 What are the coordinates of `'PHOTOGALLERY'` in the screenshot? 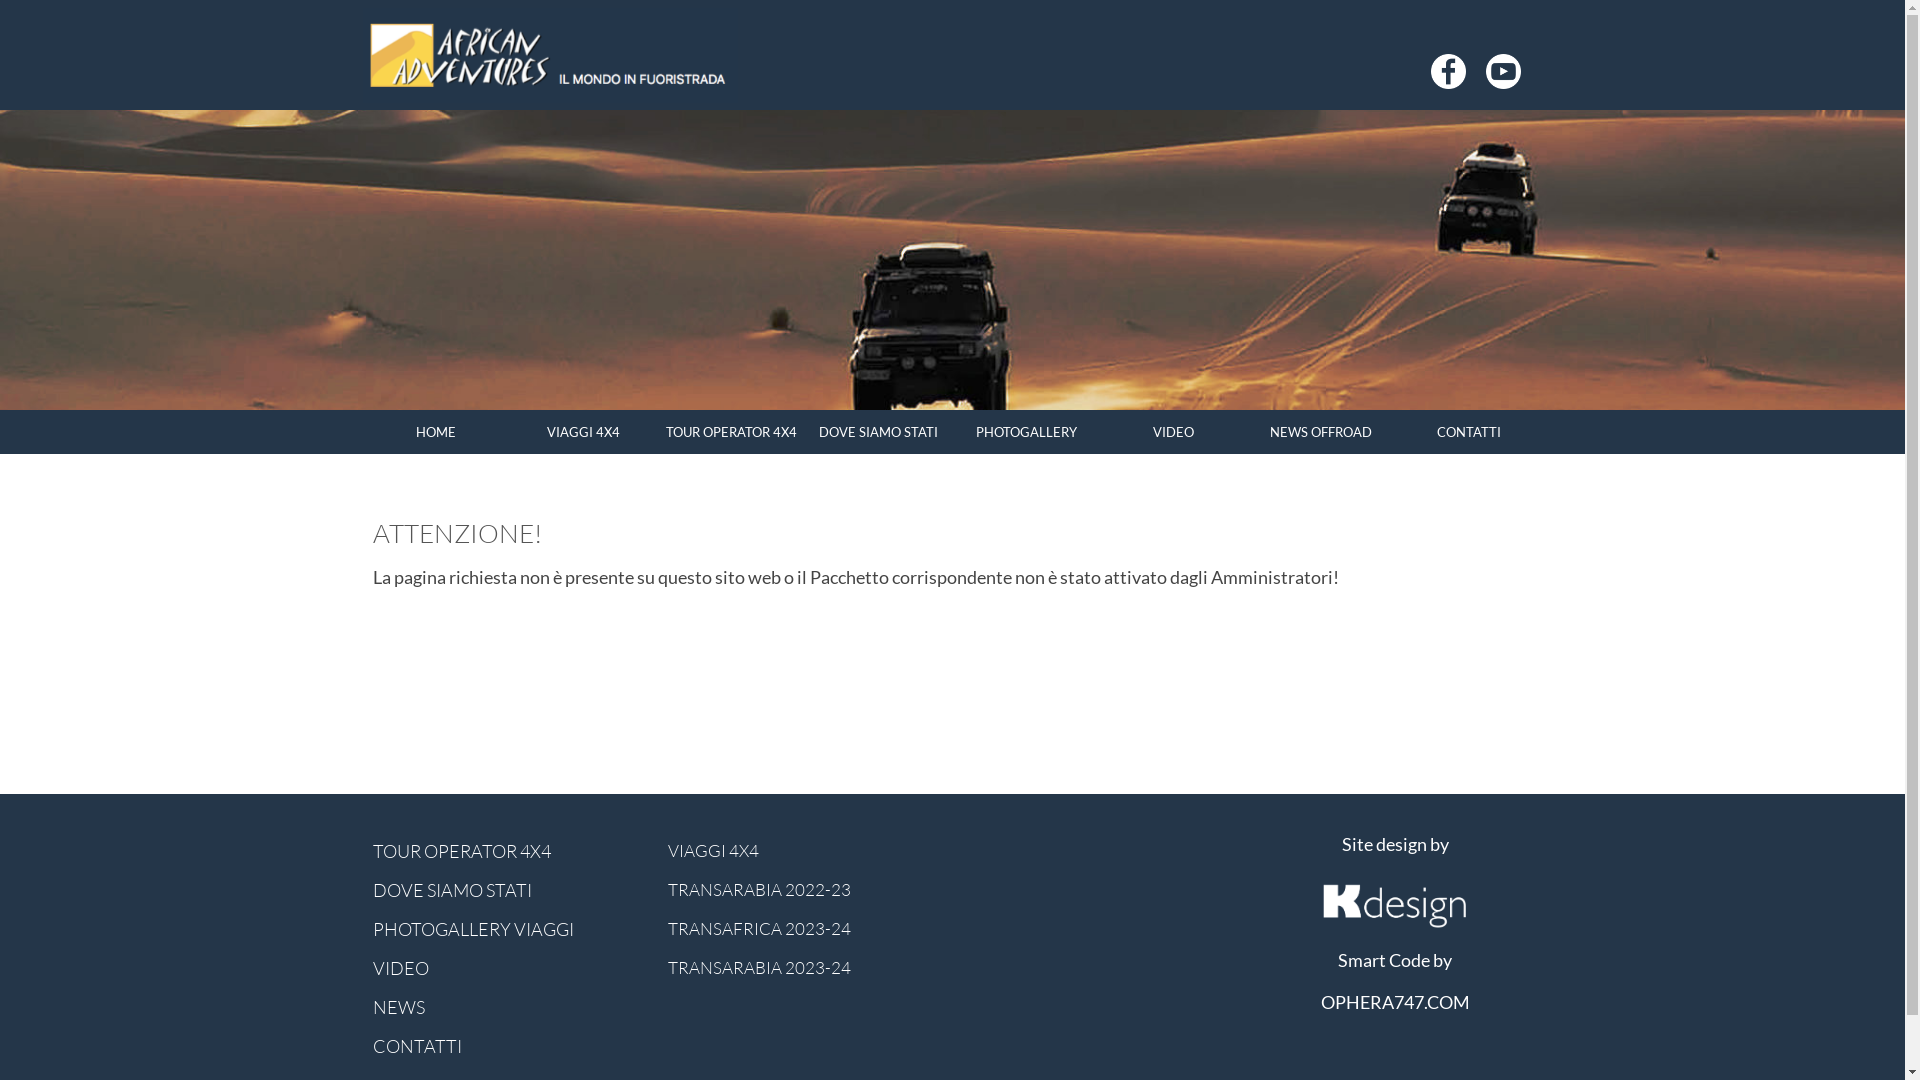 It's located at (950, 431).